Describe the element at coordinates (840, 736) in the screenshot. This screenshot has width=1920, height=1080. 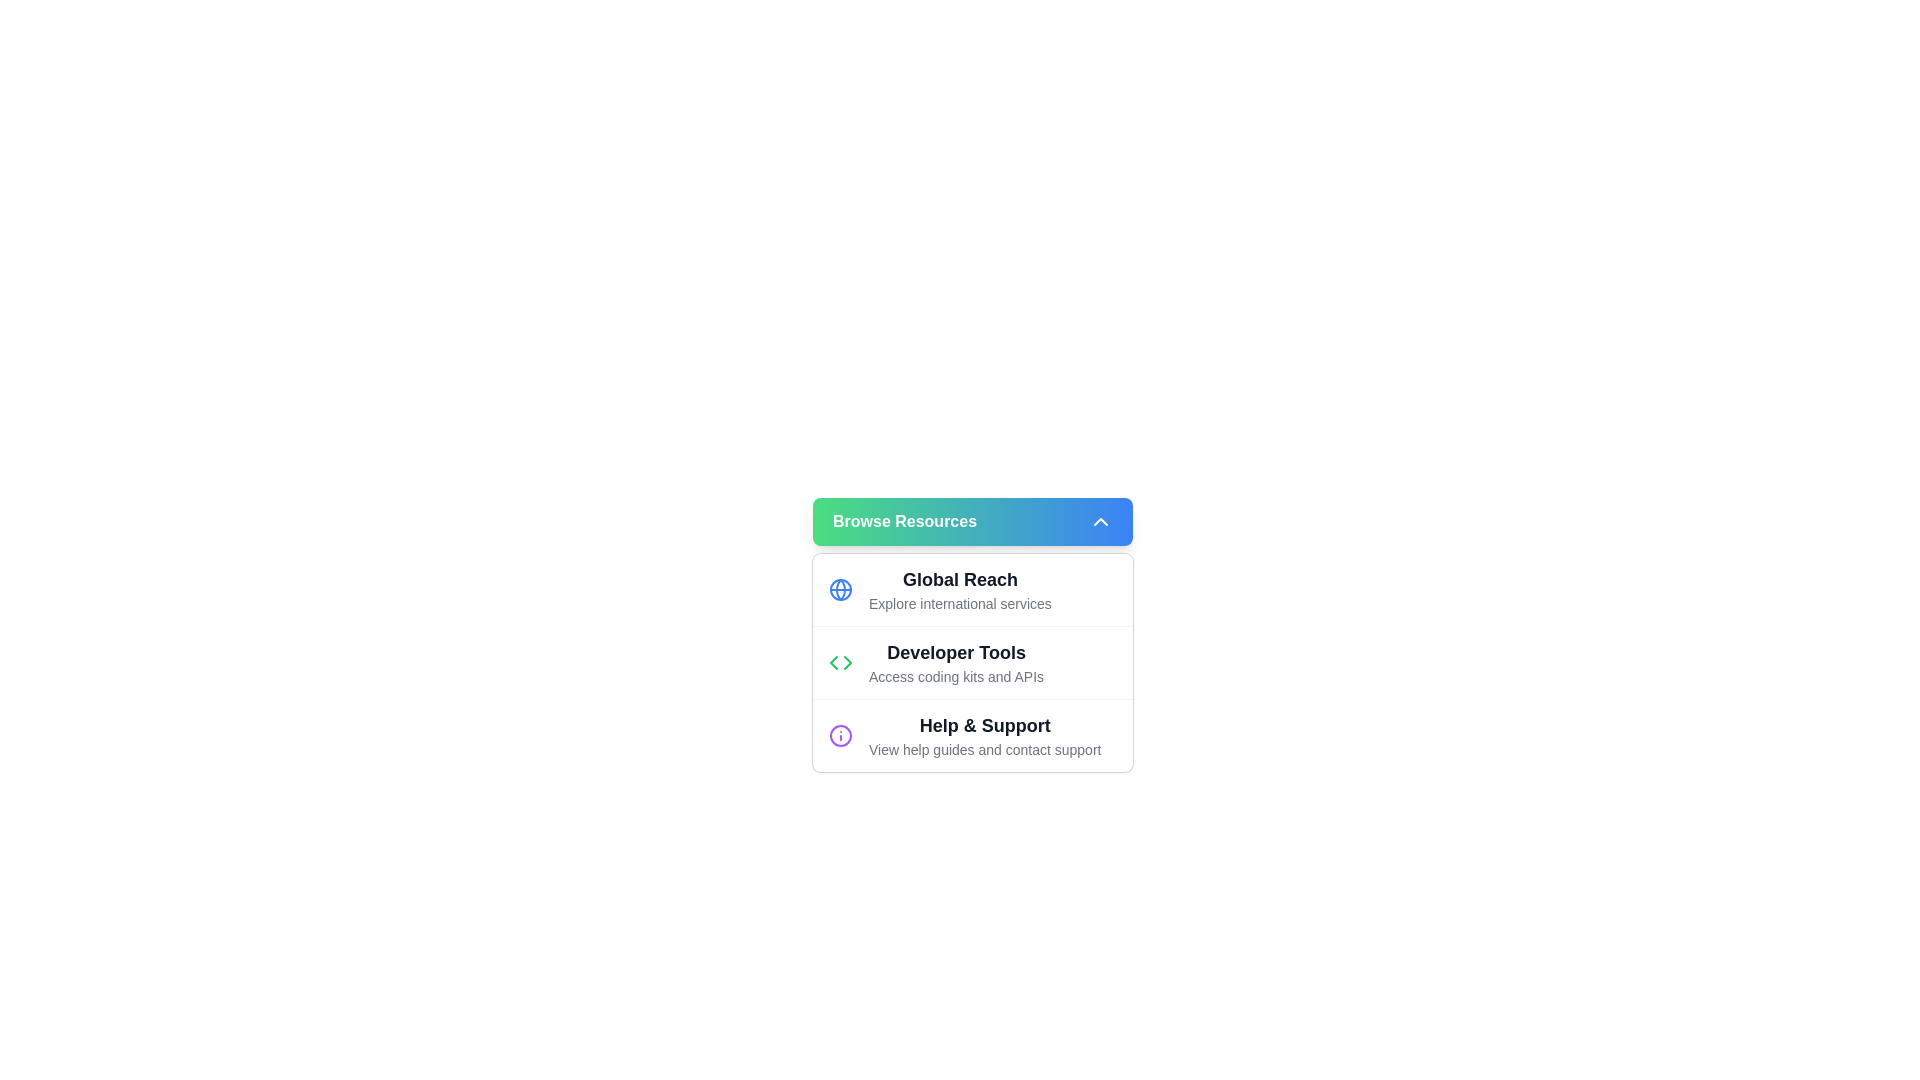
I see `the circular icon with a purple outlined ring located in the 'Help & Support' section, which is to the left of the title text 'Help & Support'` at that location.